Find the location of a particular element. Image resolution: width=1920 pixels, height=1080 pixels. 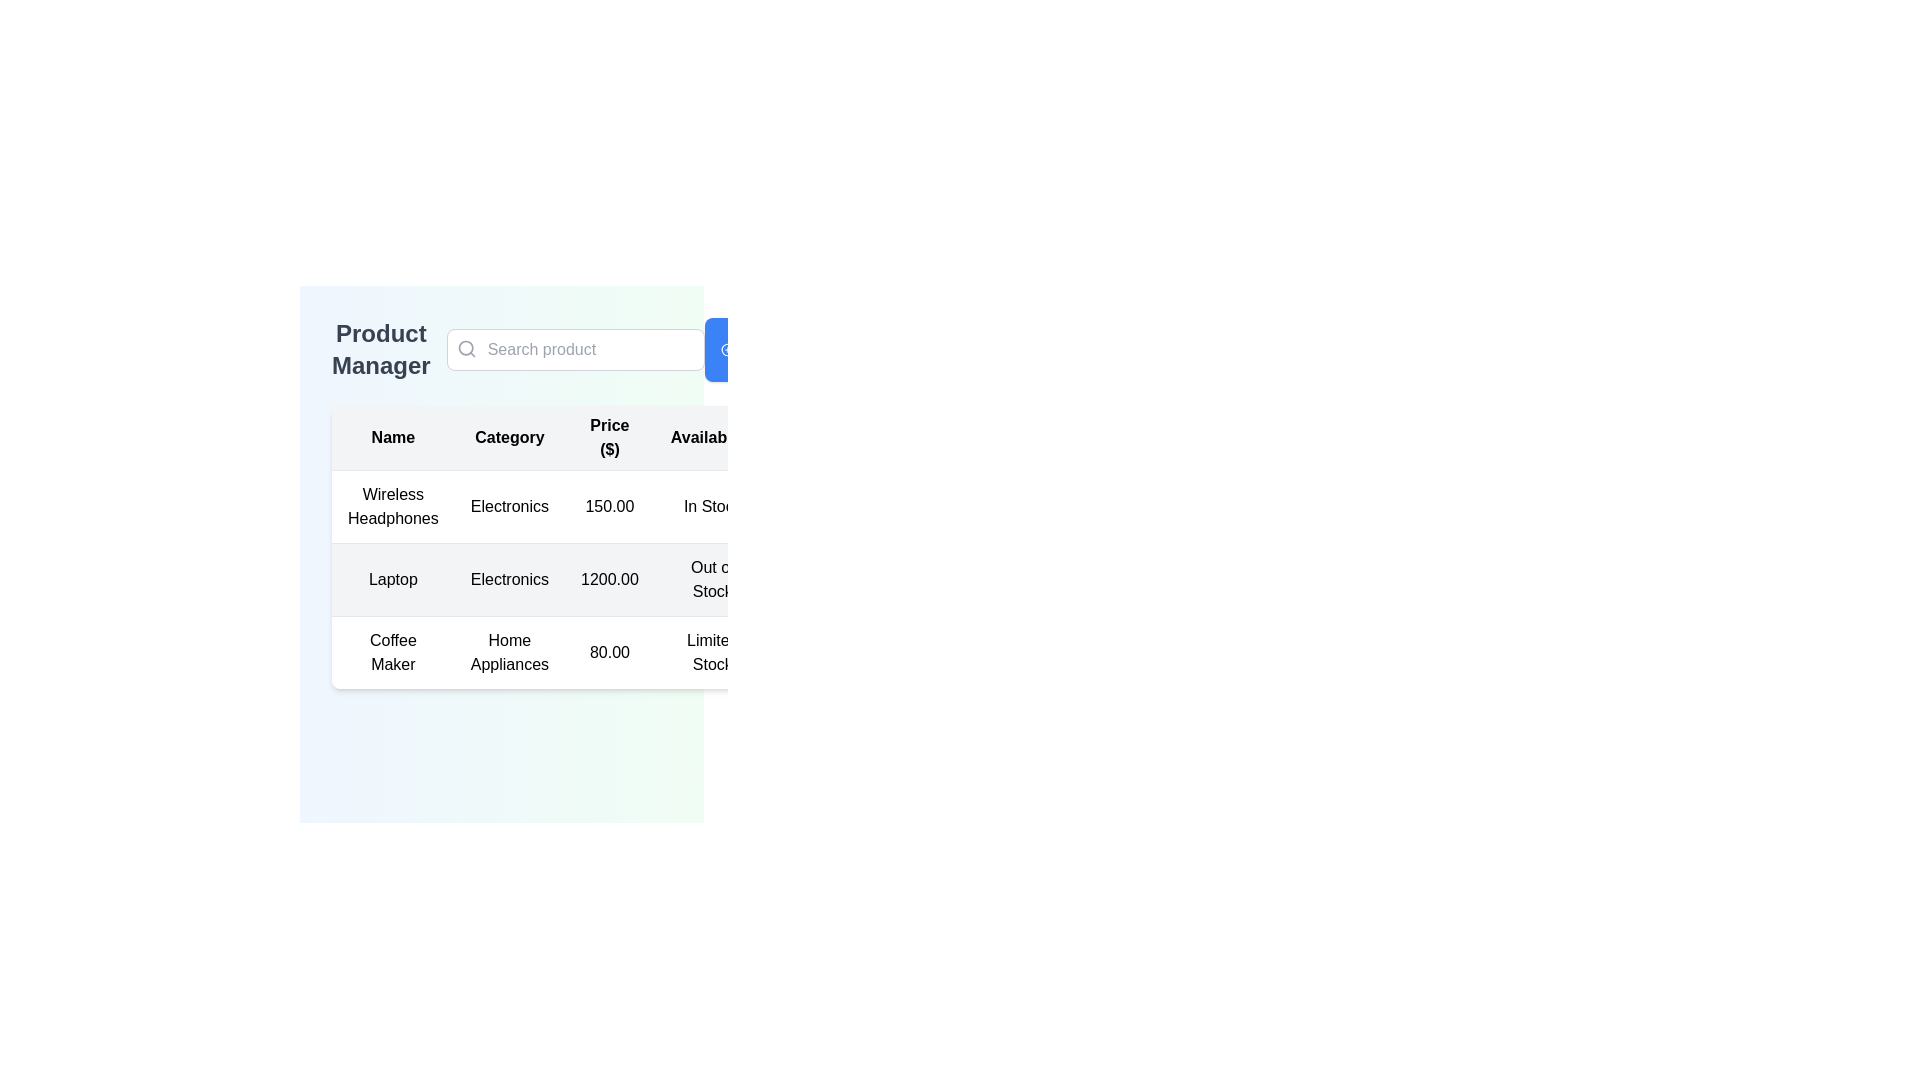

the 'Price ($)' table header cell to potentially sort the column is located at coordinates (606, 437).